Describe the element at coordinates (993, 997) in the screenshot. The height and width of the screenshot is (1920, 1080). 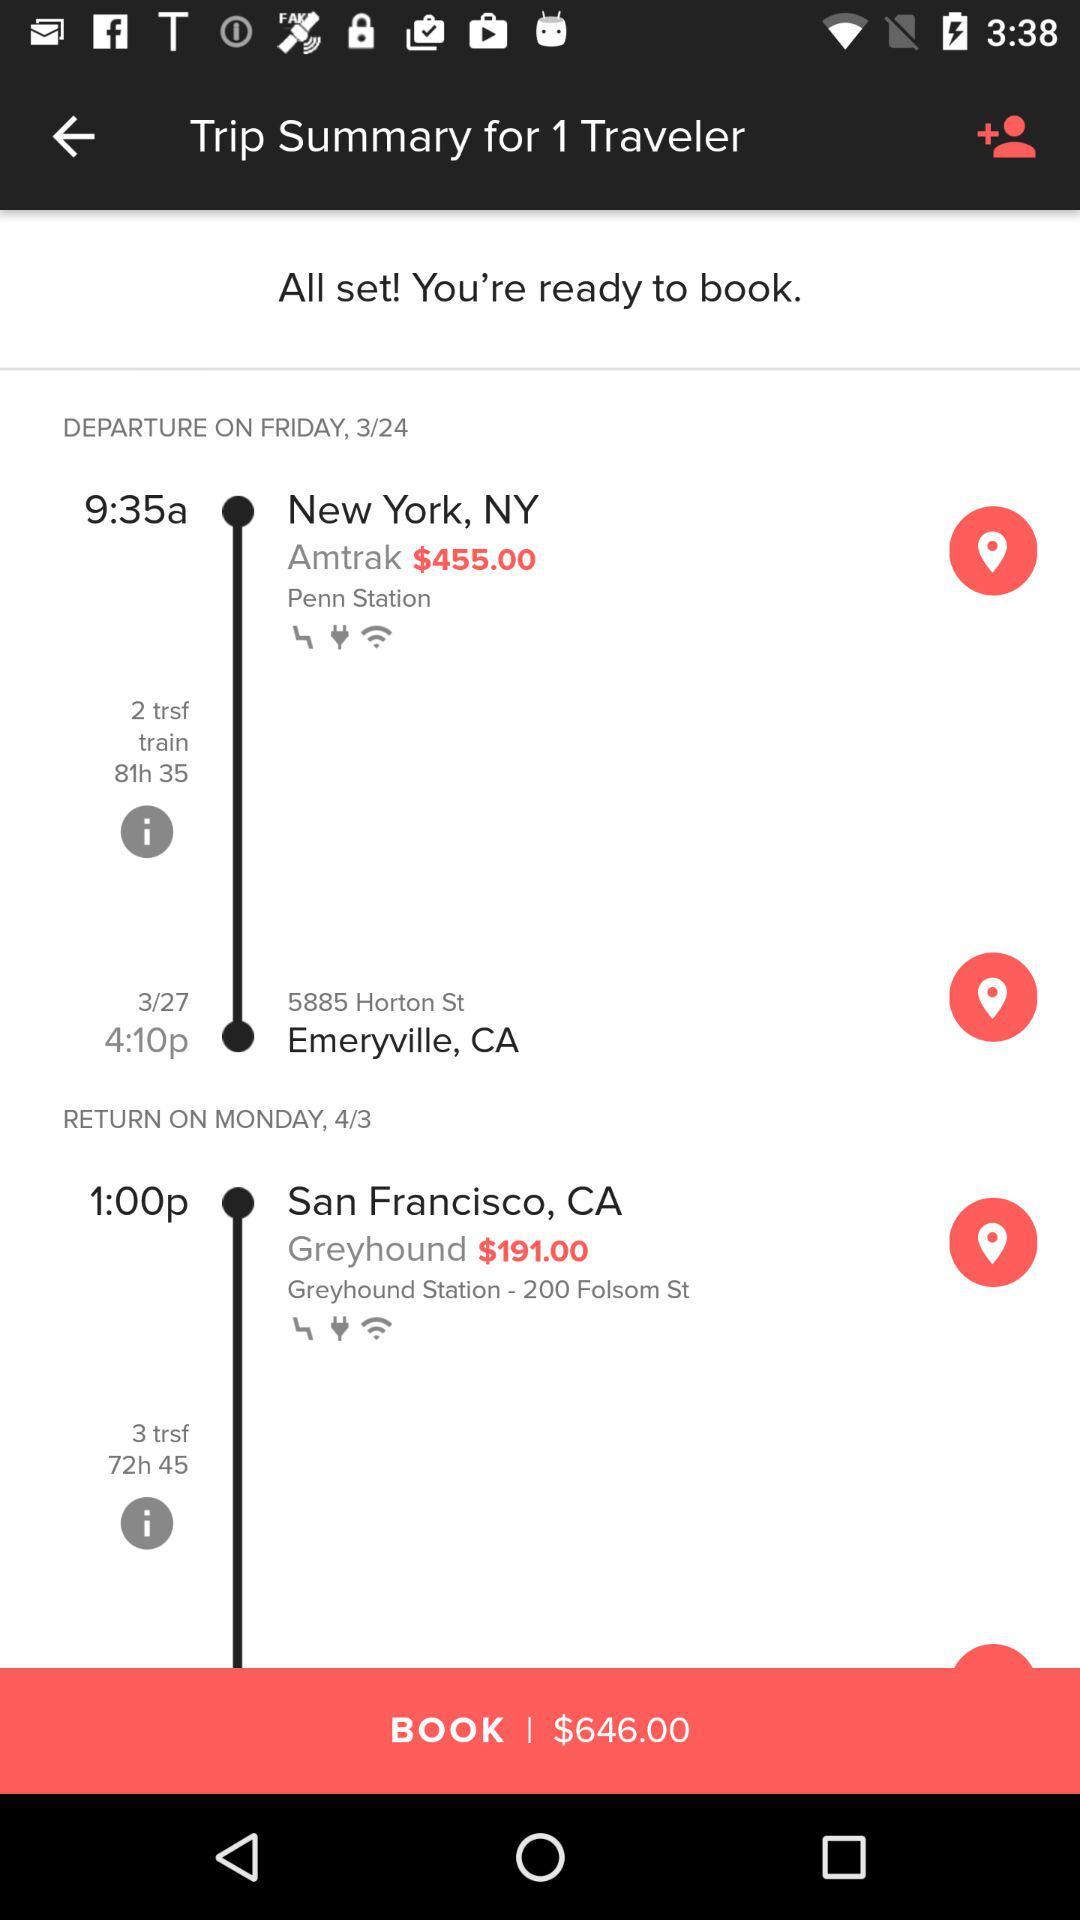
I see `see map of area` at that location.